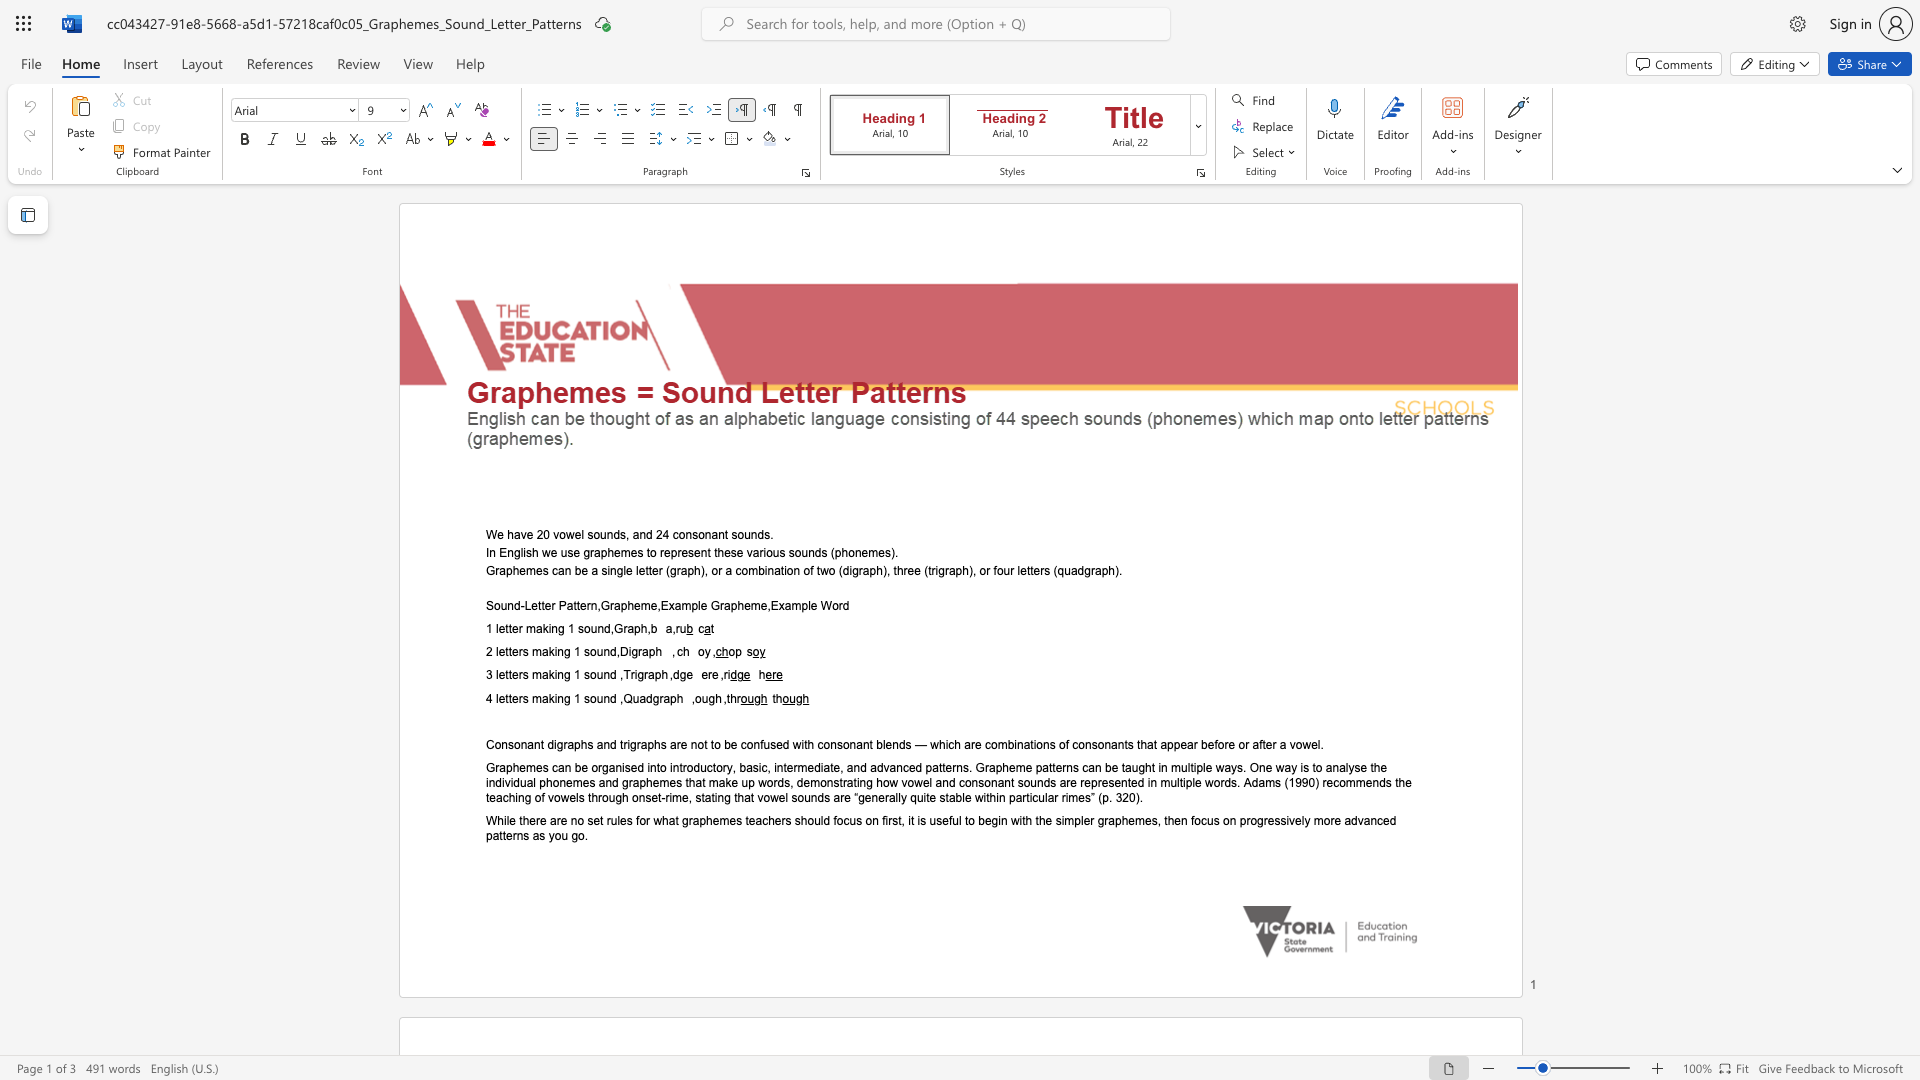 The height and width of the screenshot is (1080, 1920). What do you see at coordinates (1325, 766) in the screenshot?
I see `the subset text "analyse the individual phonemes and graphemes that make up words, demonstrating how vowel and consonant soun" within the text "Graphemes can be organised into introductory, basic, intermediate, and advanced patterns. Grapheme patterns can be taught in multiple ways. One way is to analyse the individual phonemes and graphemes that make up words, demonstrating how vowel and consonant sounds are represented in multiple words. Adams (1990) recommends the teaching of vowels through onset-rime, stating that vowel sounds are “generally quite stable within particular rimes” (p. 320)."` at bounding box center [1325, 766].